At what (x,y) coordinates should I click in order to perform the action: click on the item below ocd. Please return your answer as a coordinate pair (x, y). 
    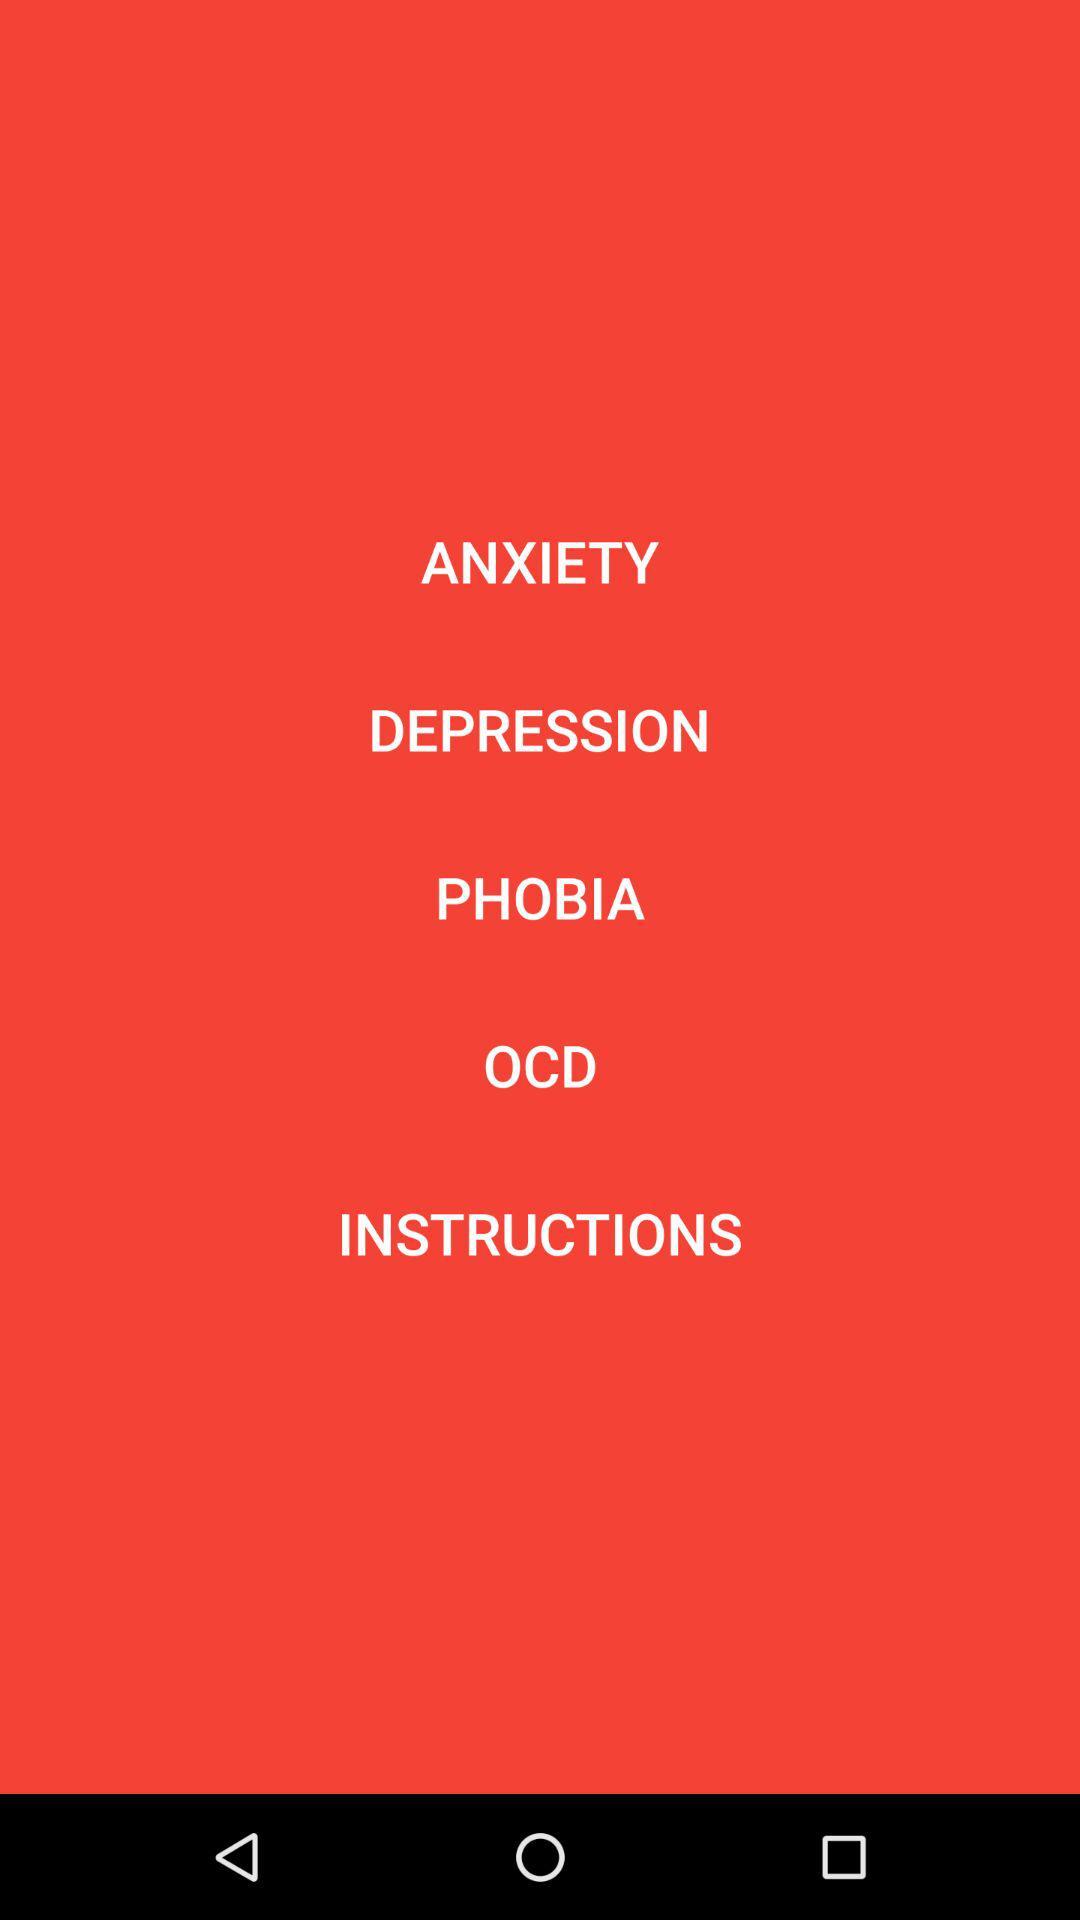
    Looking at the image, I should click on (540, 1232).